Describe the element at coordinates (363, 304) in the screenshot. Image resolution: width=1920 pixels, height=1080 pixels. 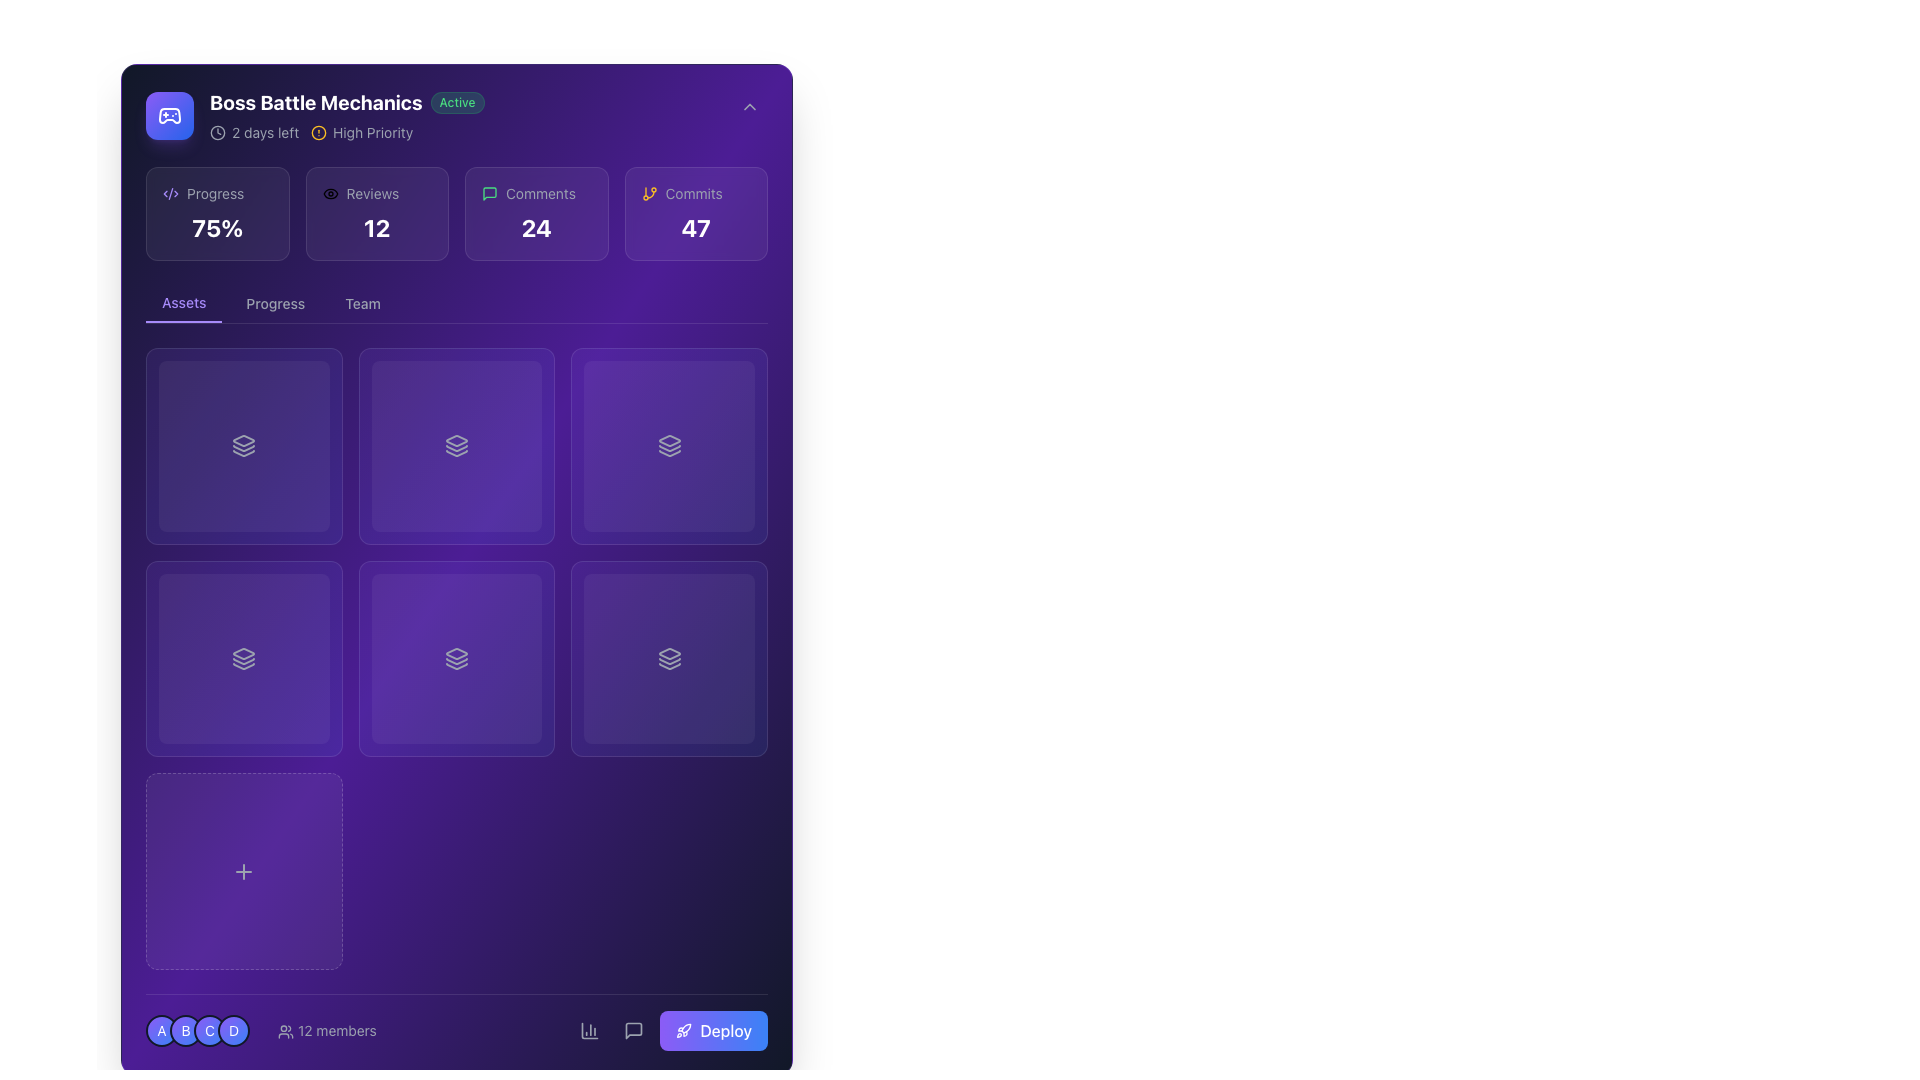
I see `the 'Team' button located on the top bar of the interface to change its color` at that location.